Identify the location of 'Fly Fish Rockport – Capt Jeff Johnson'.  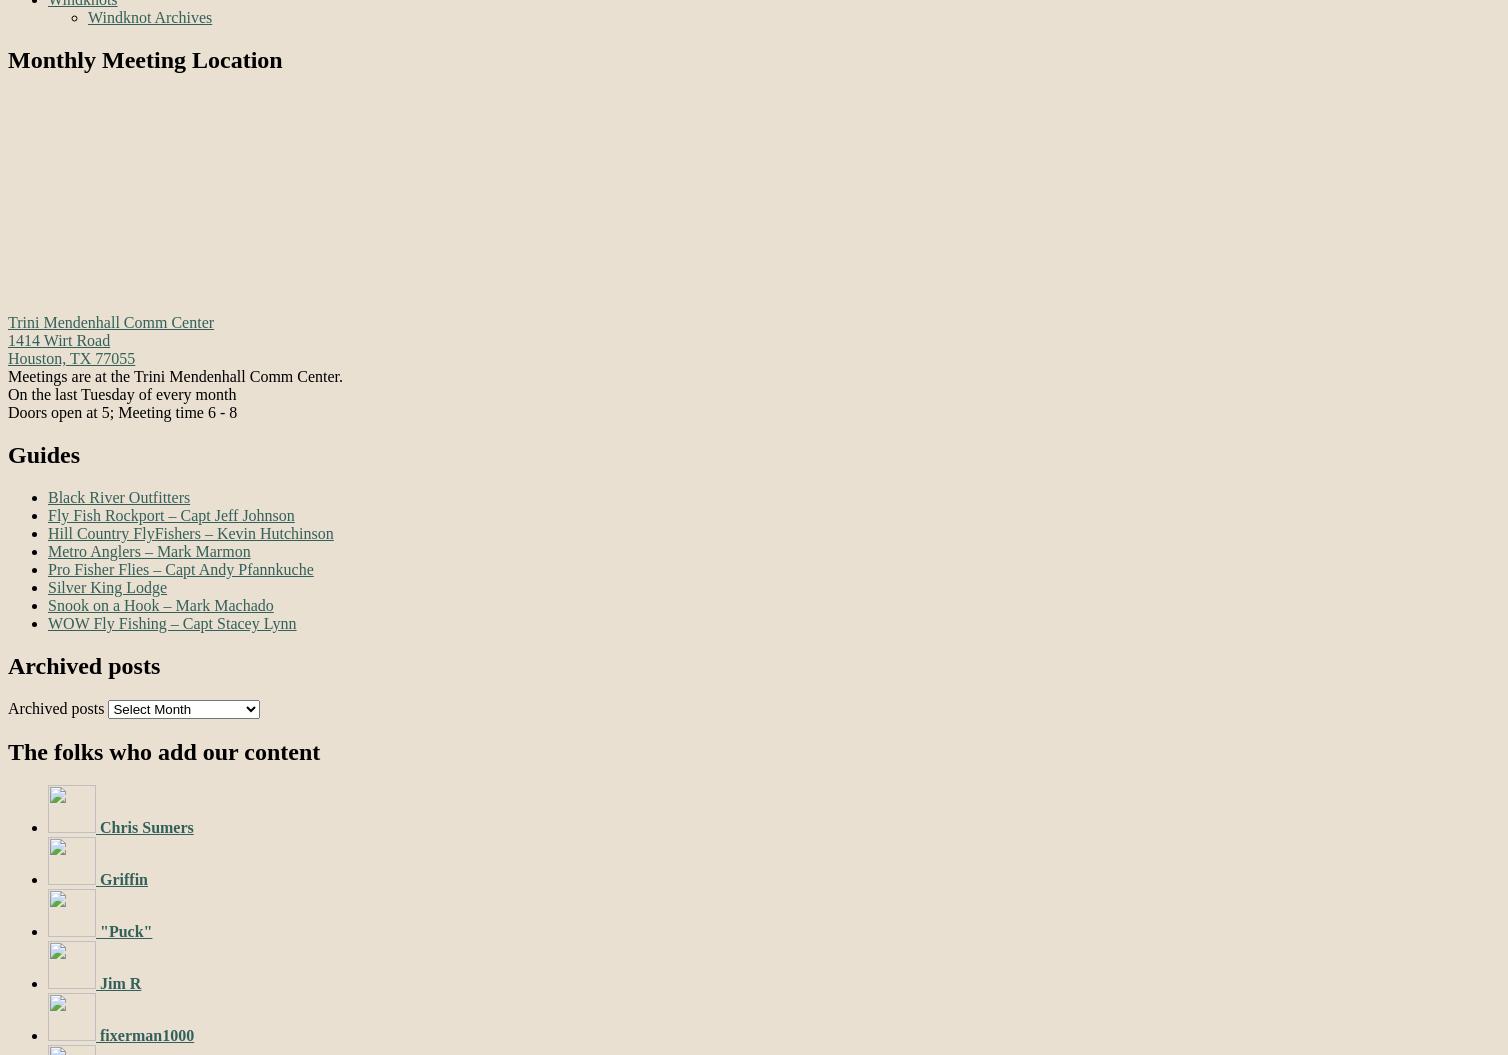
(171, 514).